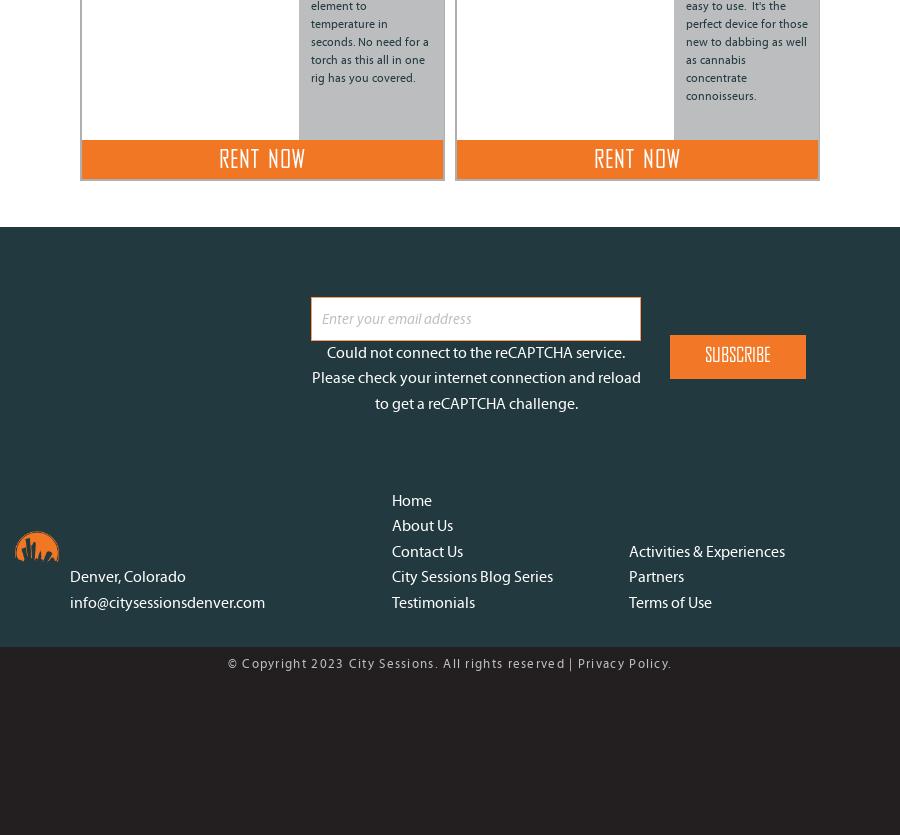  What do you see at coordinates (412, 498) in the screenshot?
I see `'Home'` at bounding box center [412, 498].